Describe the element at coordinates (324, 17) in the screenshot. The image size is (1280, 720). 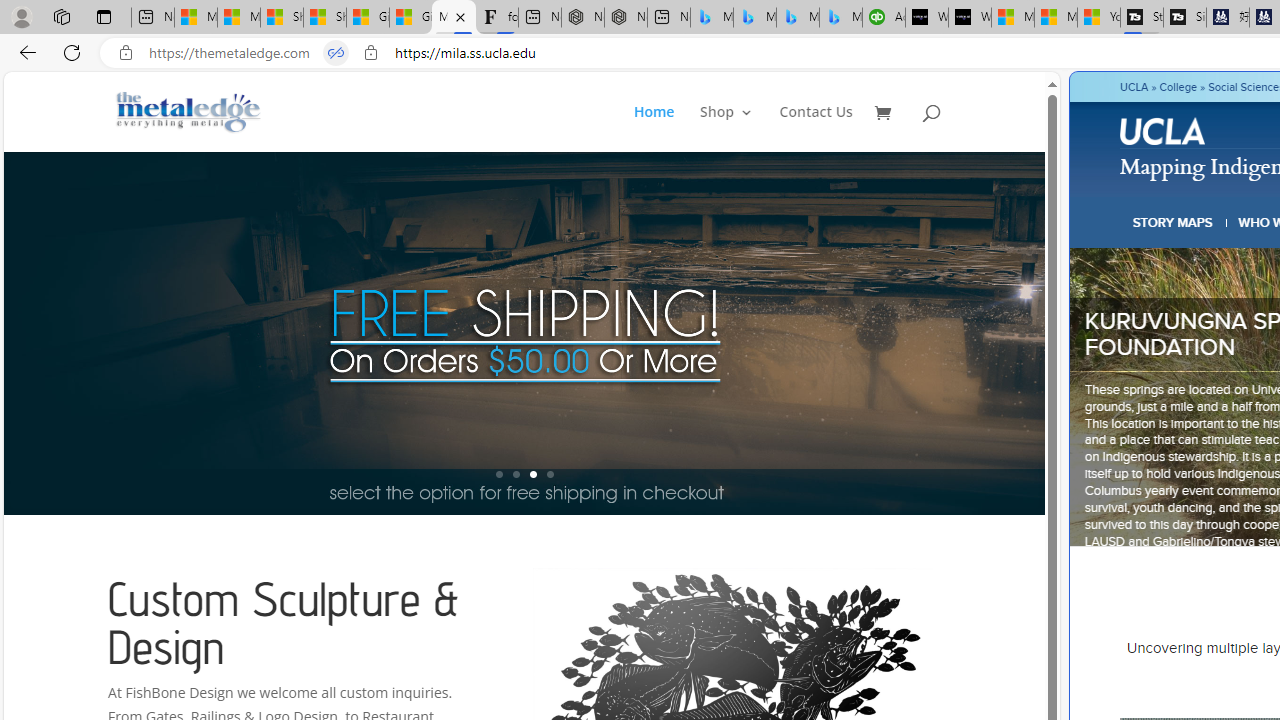
I see `'Shanghai, China weather forecast | Microsoft Weather'` at that location.